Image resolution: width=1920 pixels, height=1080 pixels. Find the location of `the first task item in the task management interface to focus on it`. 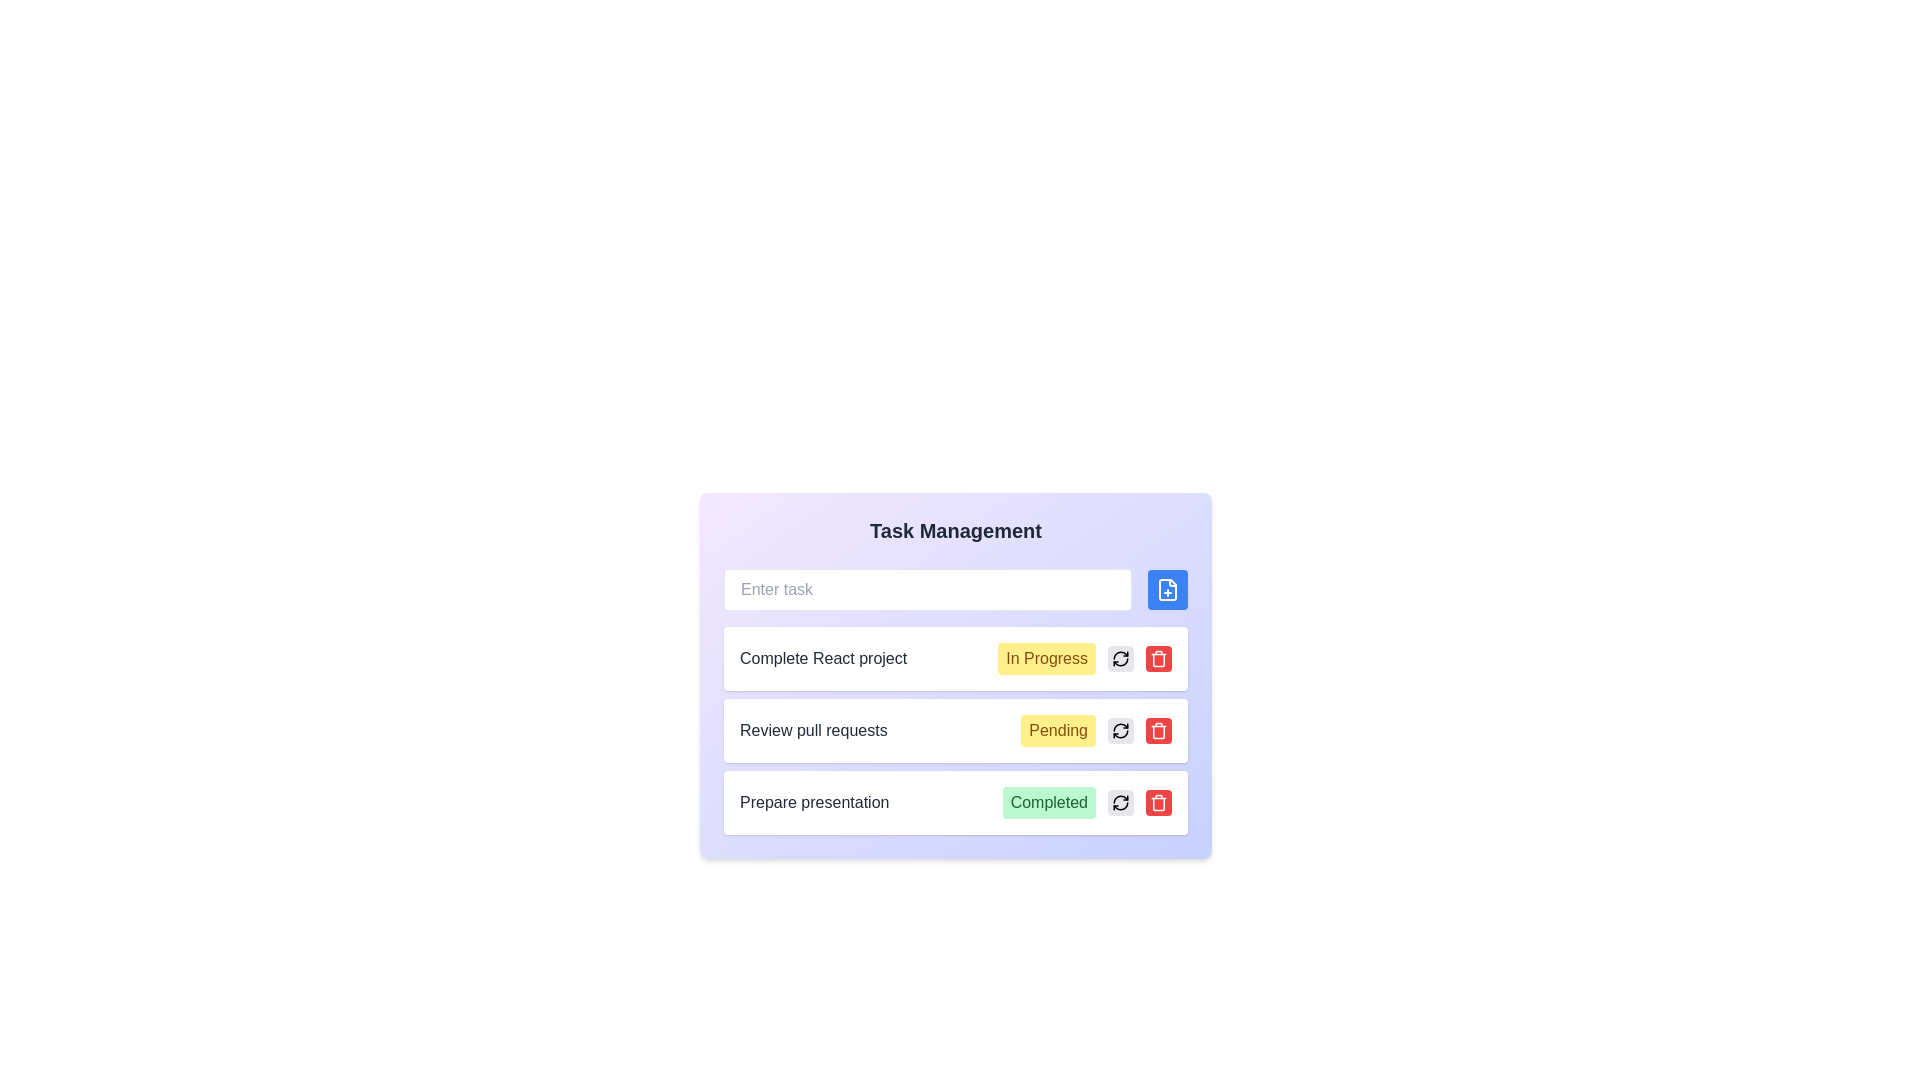

the first task item in the task management interface to focus on it is located at coordinates (954, 659).